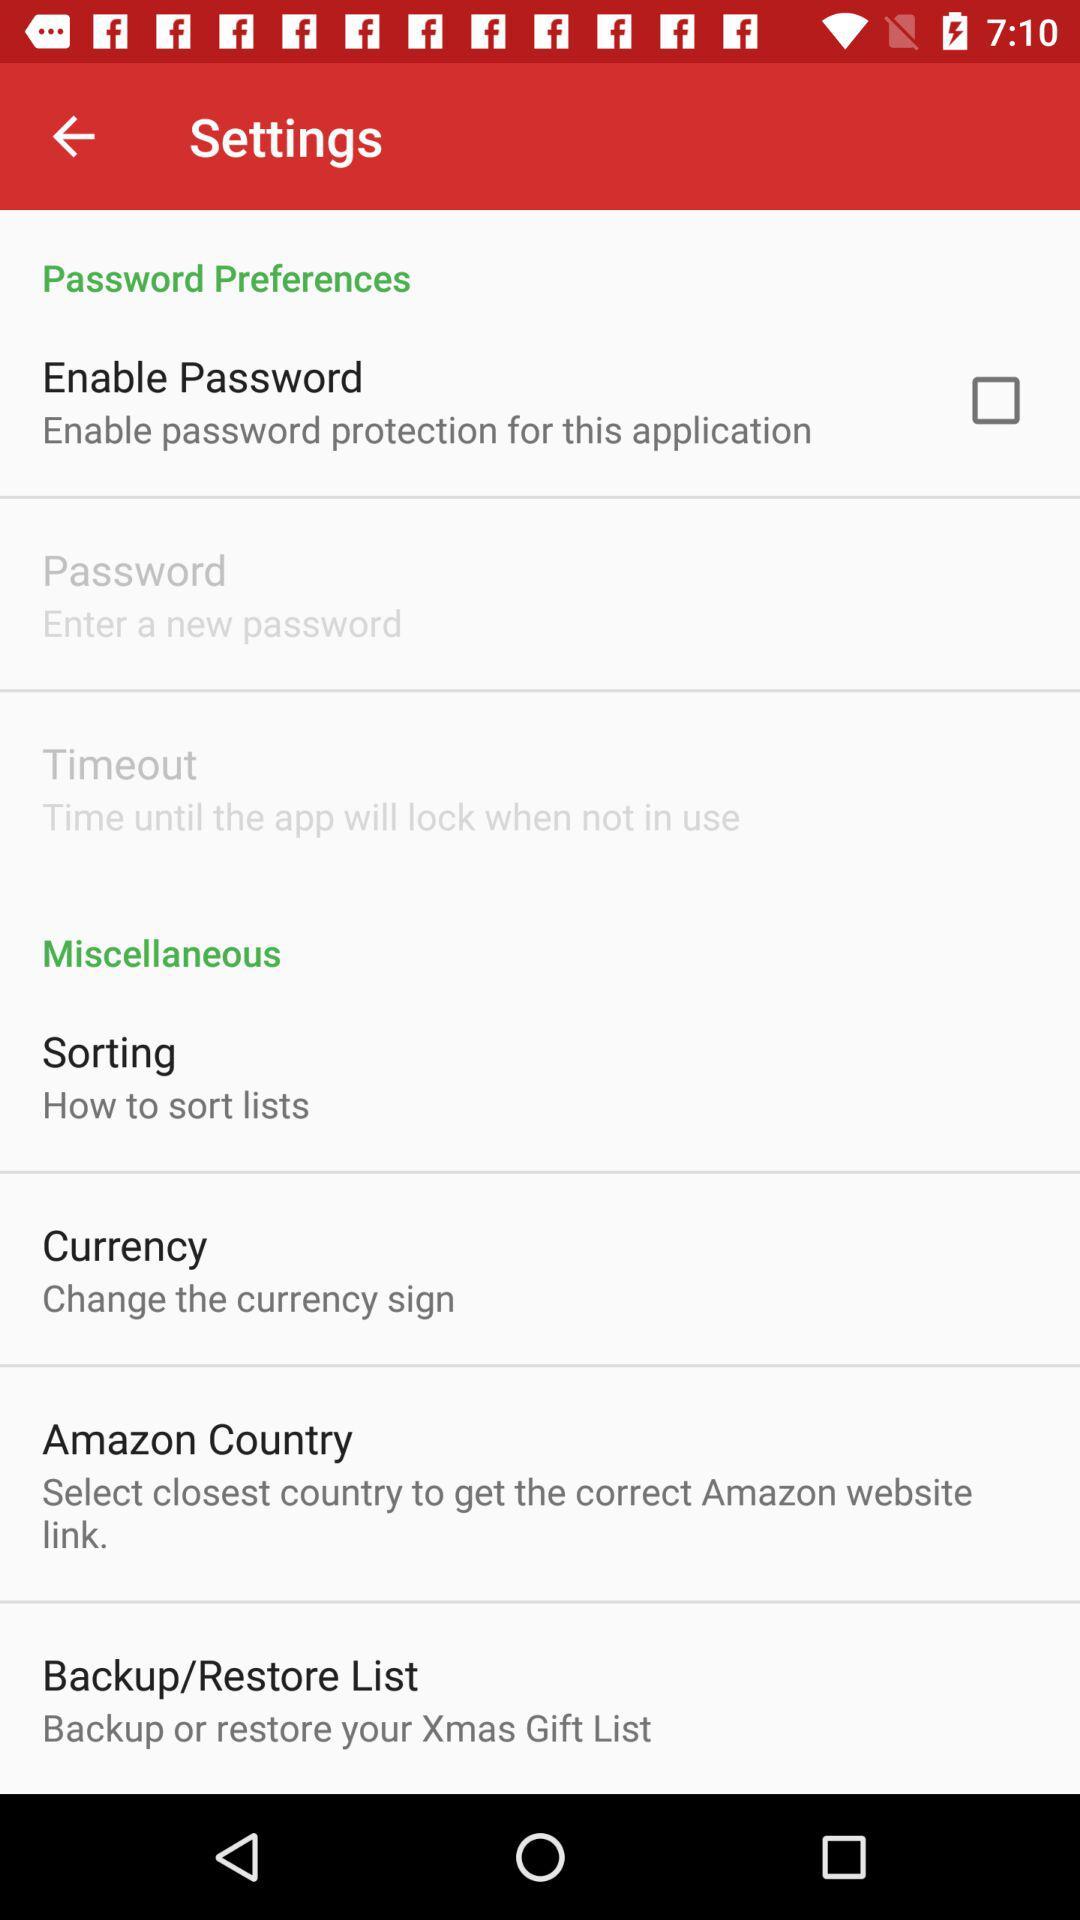 The width and height of the screenshot is (1080, 1920). Describe the element at coordinates (540, 255) in the screenshot. I see `the password preferences icon` at that location.